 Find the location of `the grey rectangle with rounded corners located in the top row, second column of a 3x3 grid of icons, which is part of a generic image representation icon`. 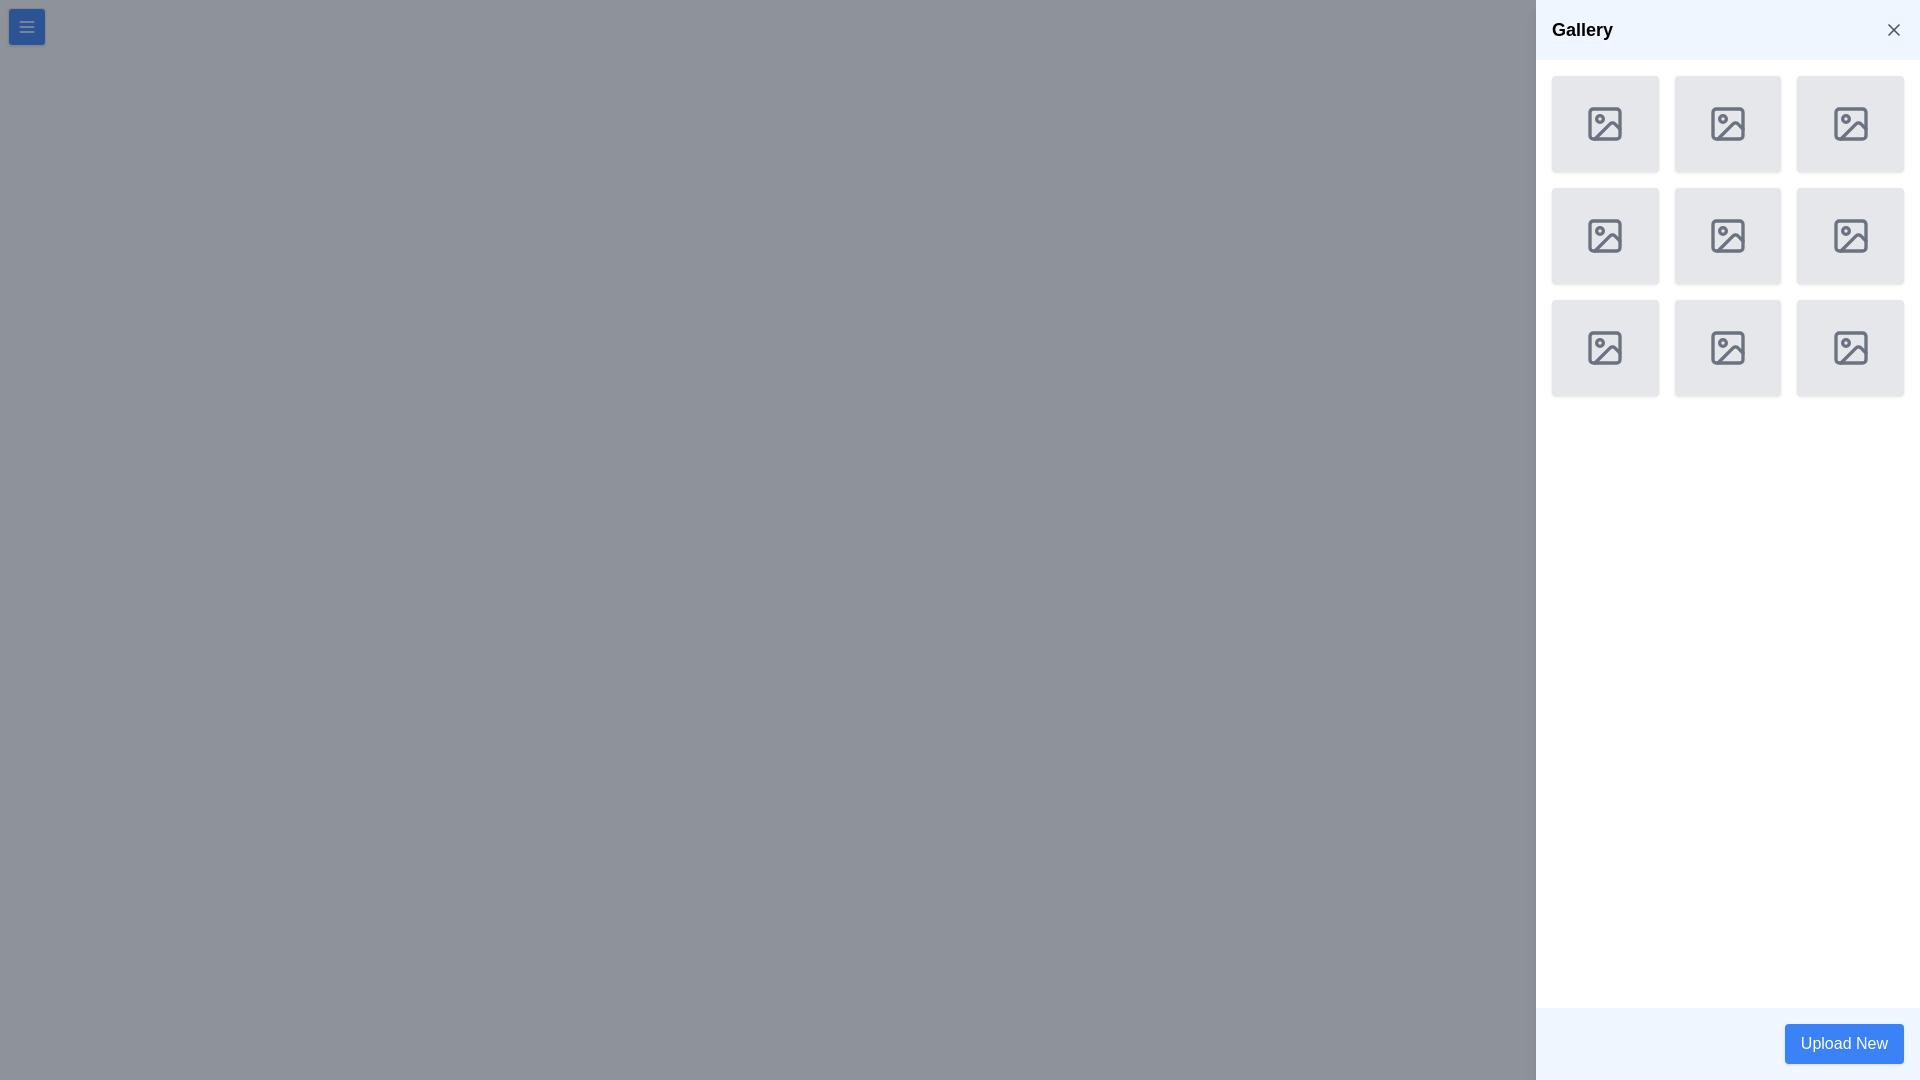

the grey rectangle with rounded corners located in the top row, second column of a 3x3 grid of icons, which is part of a generic image representation icon is located at coordinates (1727, 123).